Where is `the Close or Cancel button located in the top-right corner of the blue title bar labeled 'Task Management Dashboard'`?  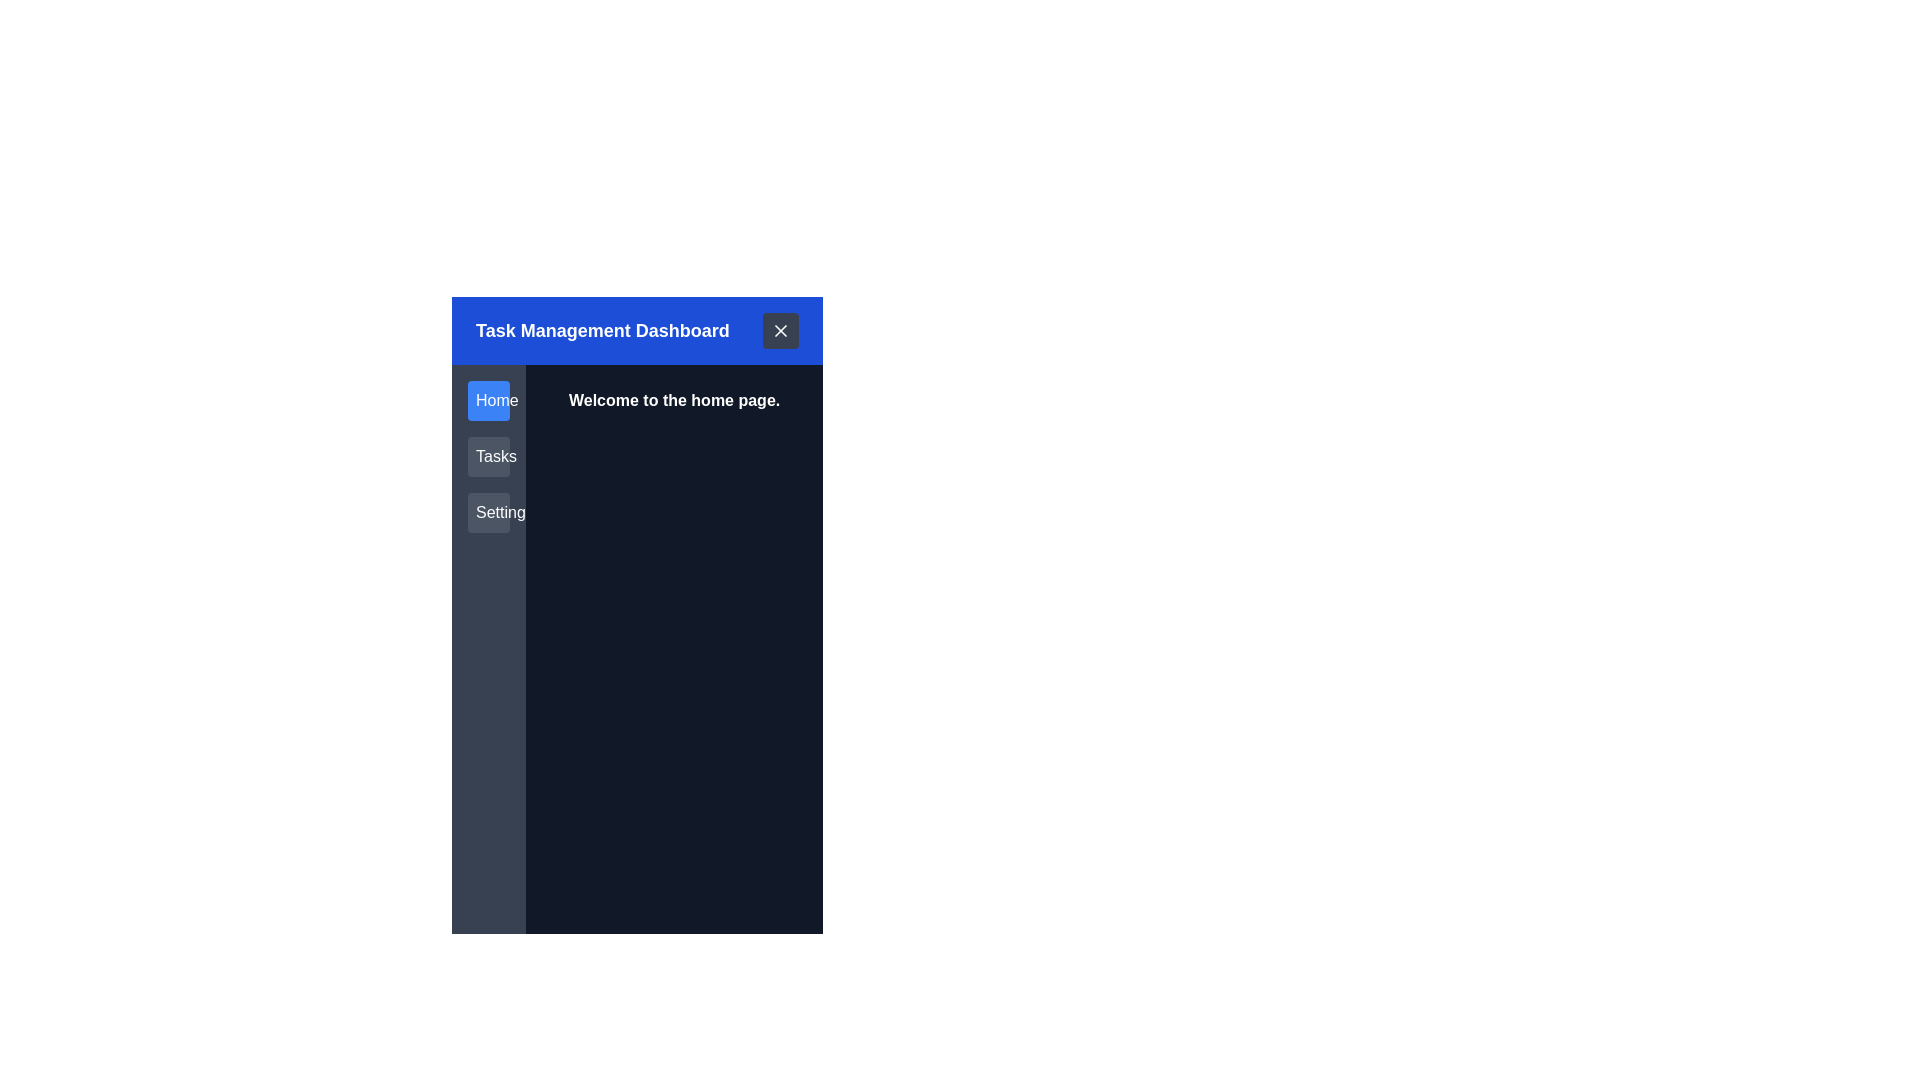
the Close or Cancel button located in the top-right corner of the blue title bar labeled 'Task Management Dashboard' is located at coordinates (780, 330).